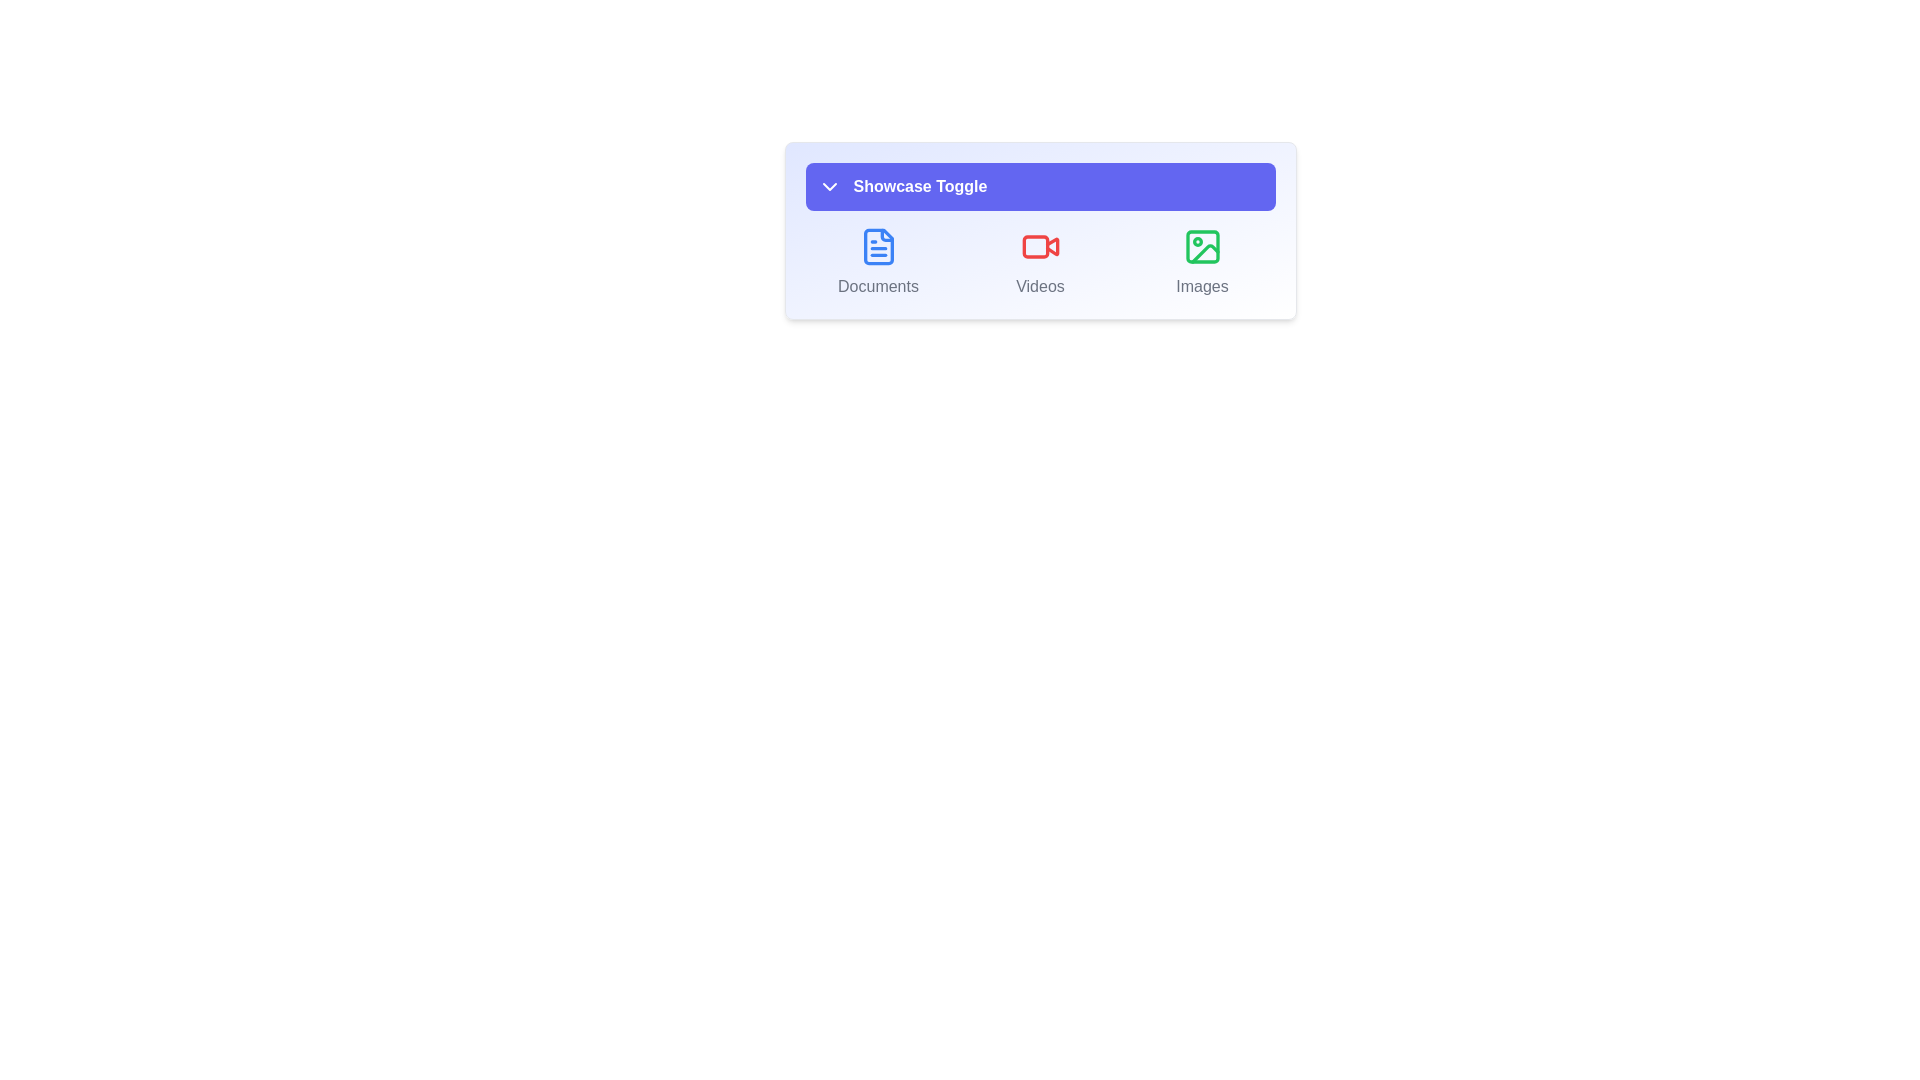 The height and width of the screenshot is (1080, 1920). What do you see at coordinates (878, 261) in the screenshot?
I see `the first Labelled Icon Button representing 'Documents', which is a vertical stack of a document icon and the text label in gray color` at bounding box center [878, 261].